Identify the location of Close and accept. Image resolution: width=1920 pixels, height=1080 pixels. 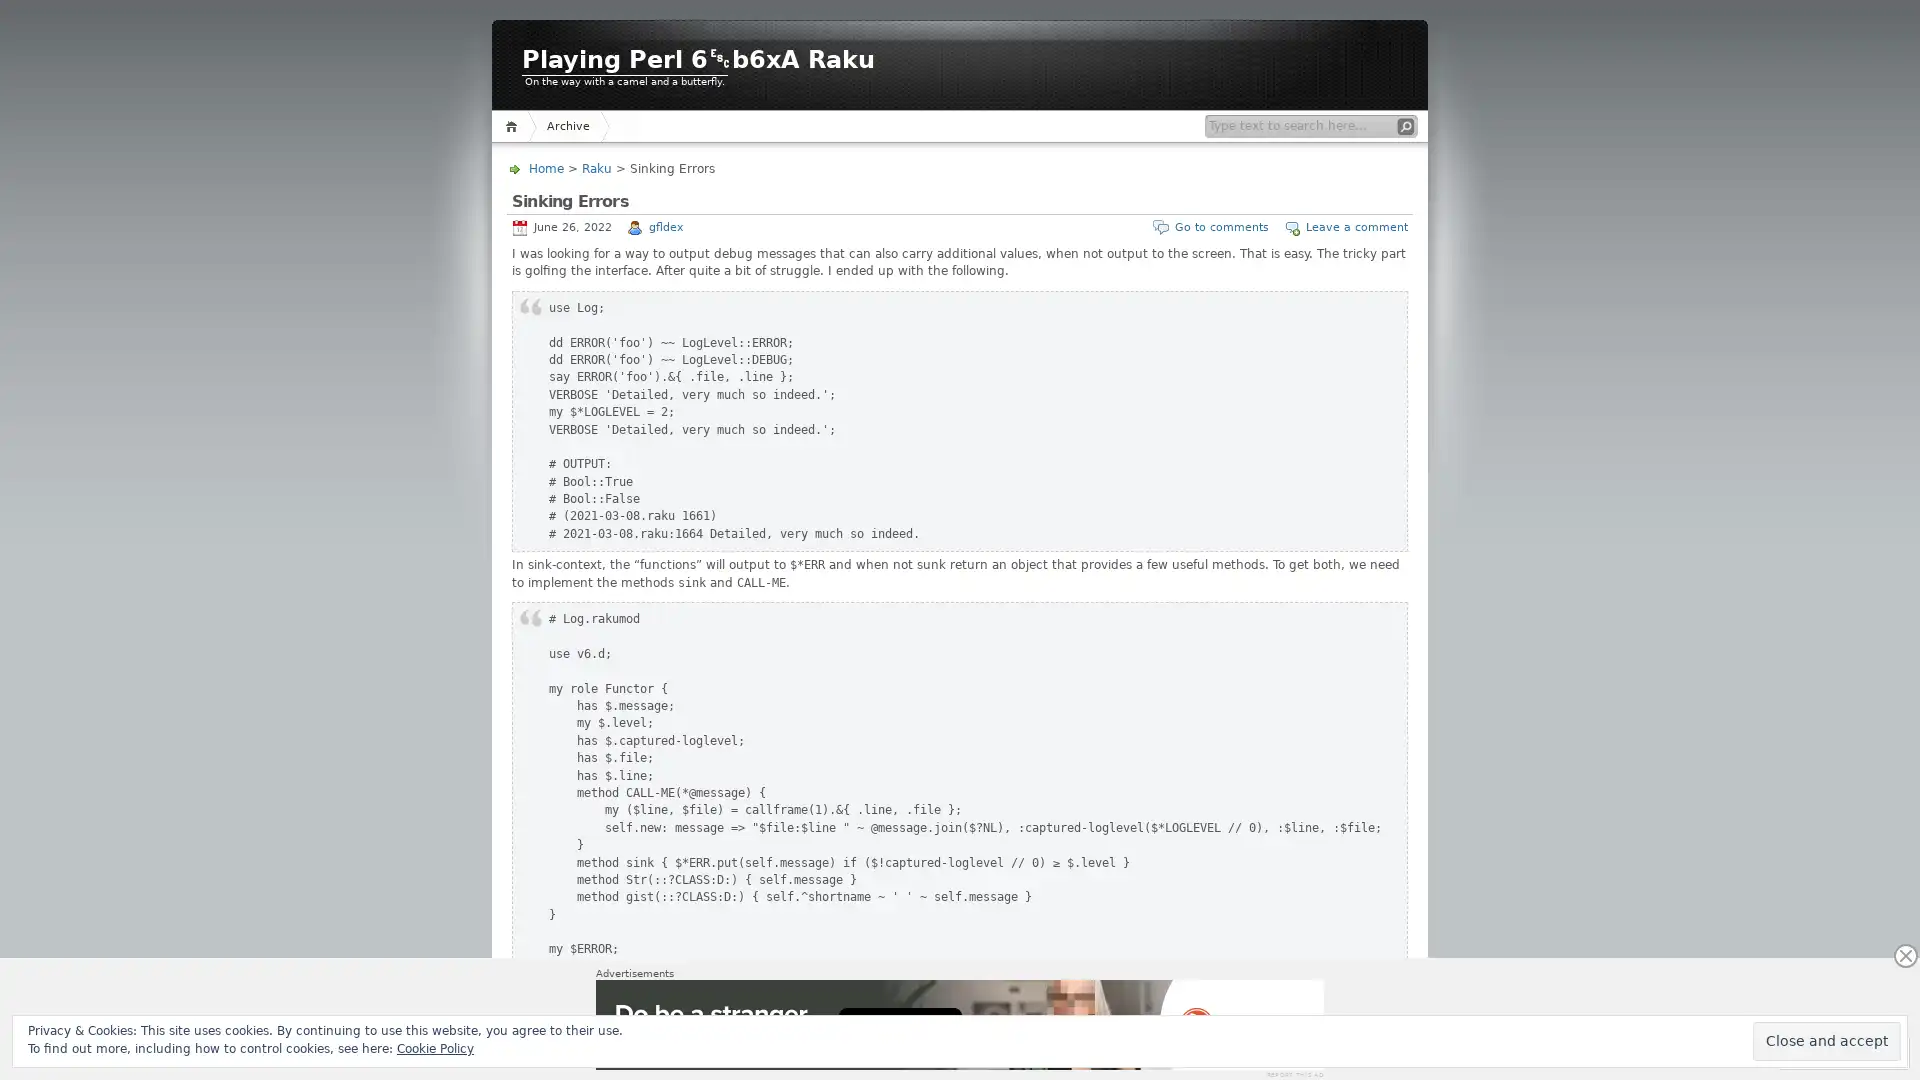
(1827, 1040).